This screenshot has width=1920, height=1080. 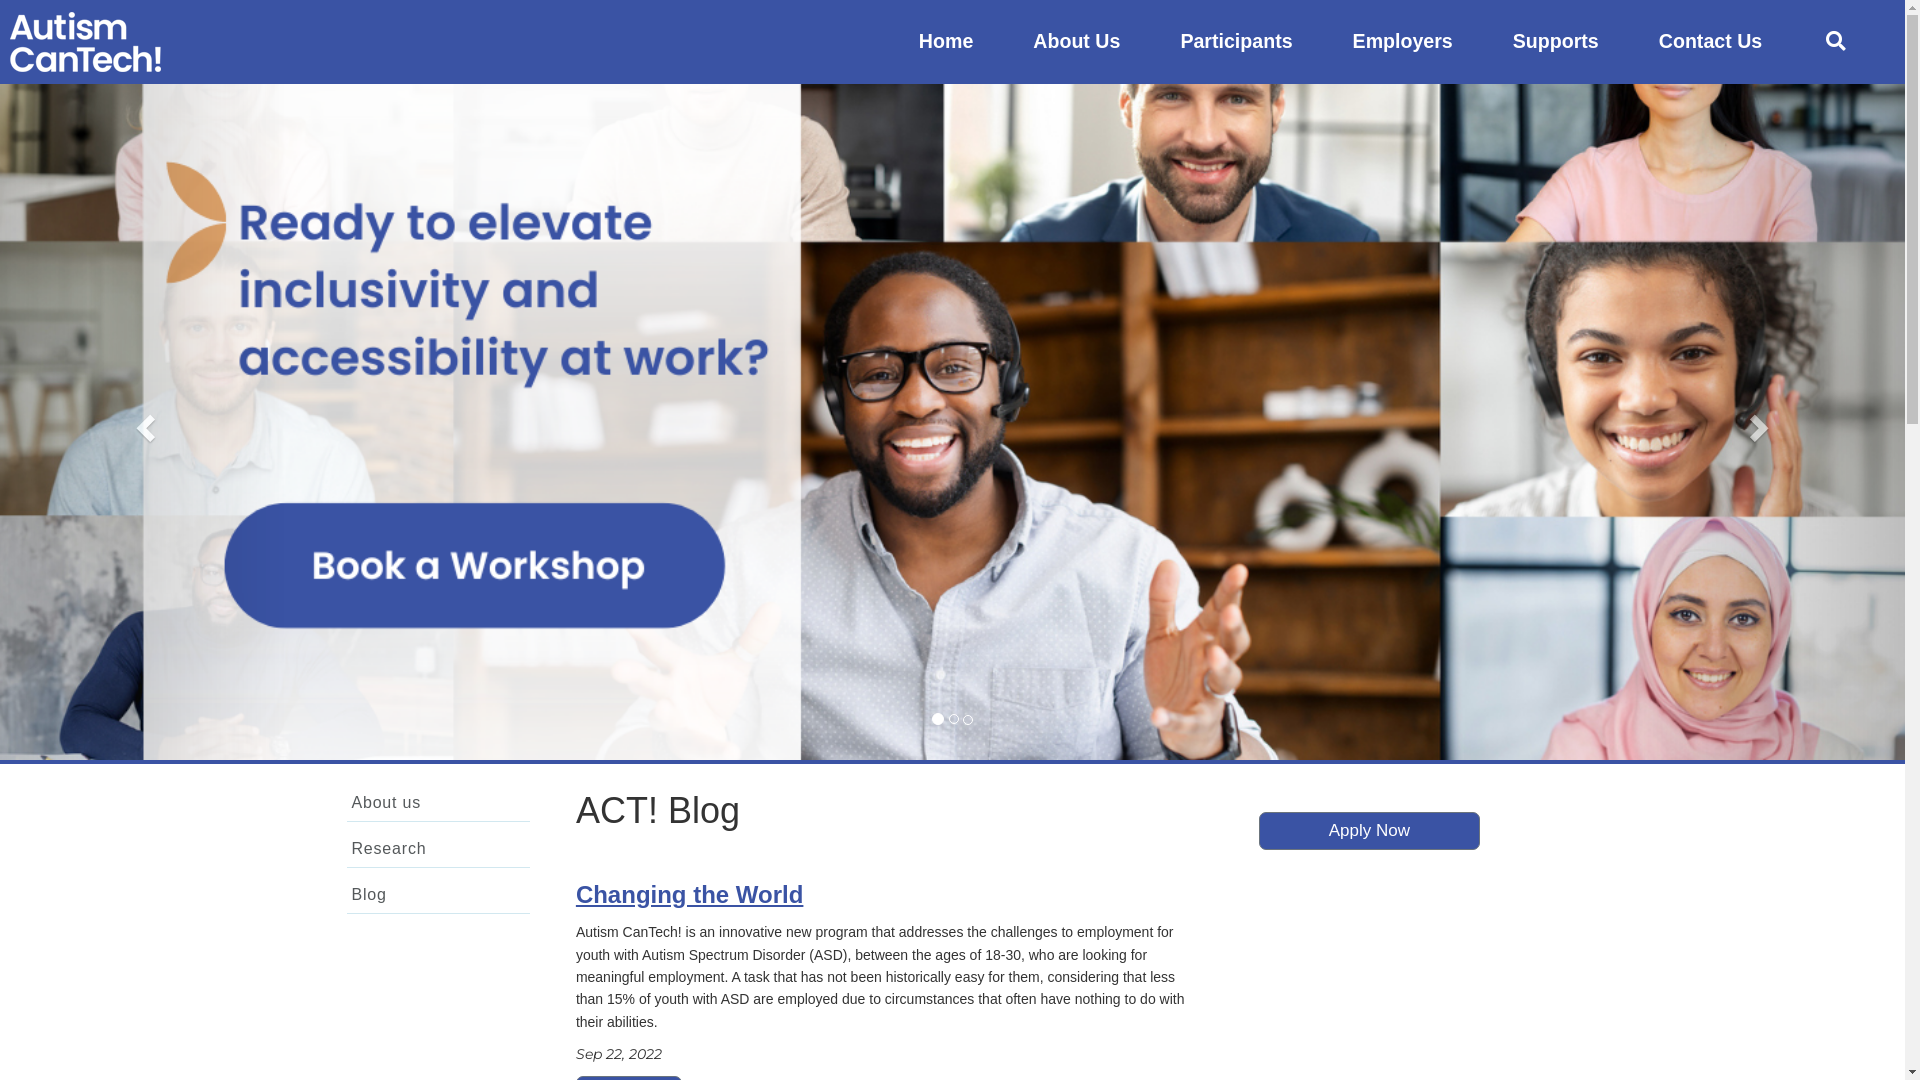 I want to click on 'Employers', so click(x=1323, y=42).